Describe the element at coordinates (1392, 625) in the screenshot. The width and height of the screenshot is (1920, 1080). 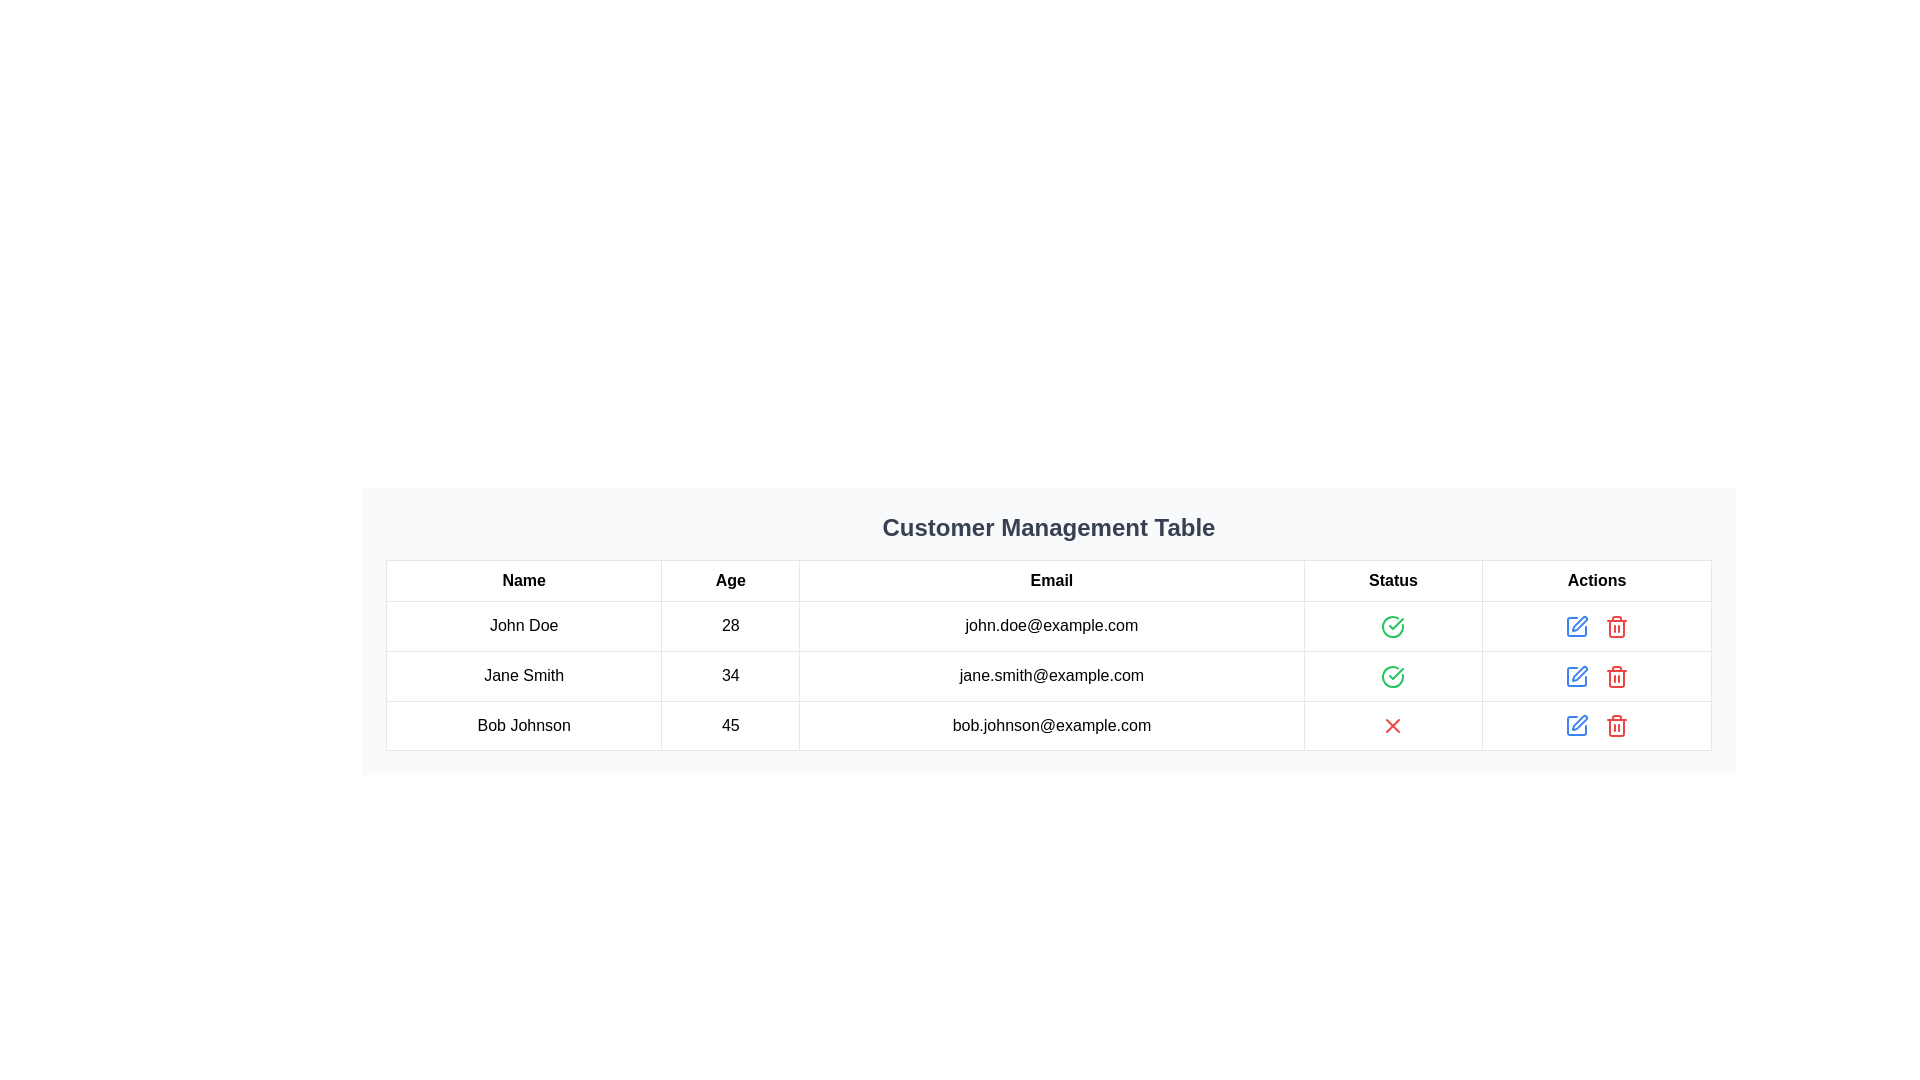
I see `the circular icon with a green border that represents a check mark in the 'Status' column of the second row in the table layout, indicating a successful status` at that location.